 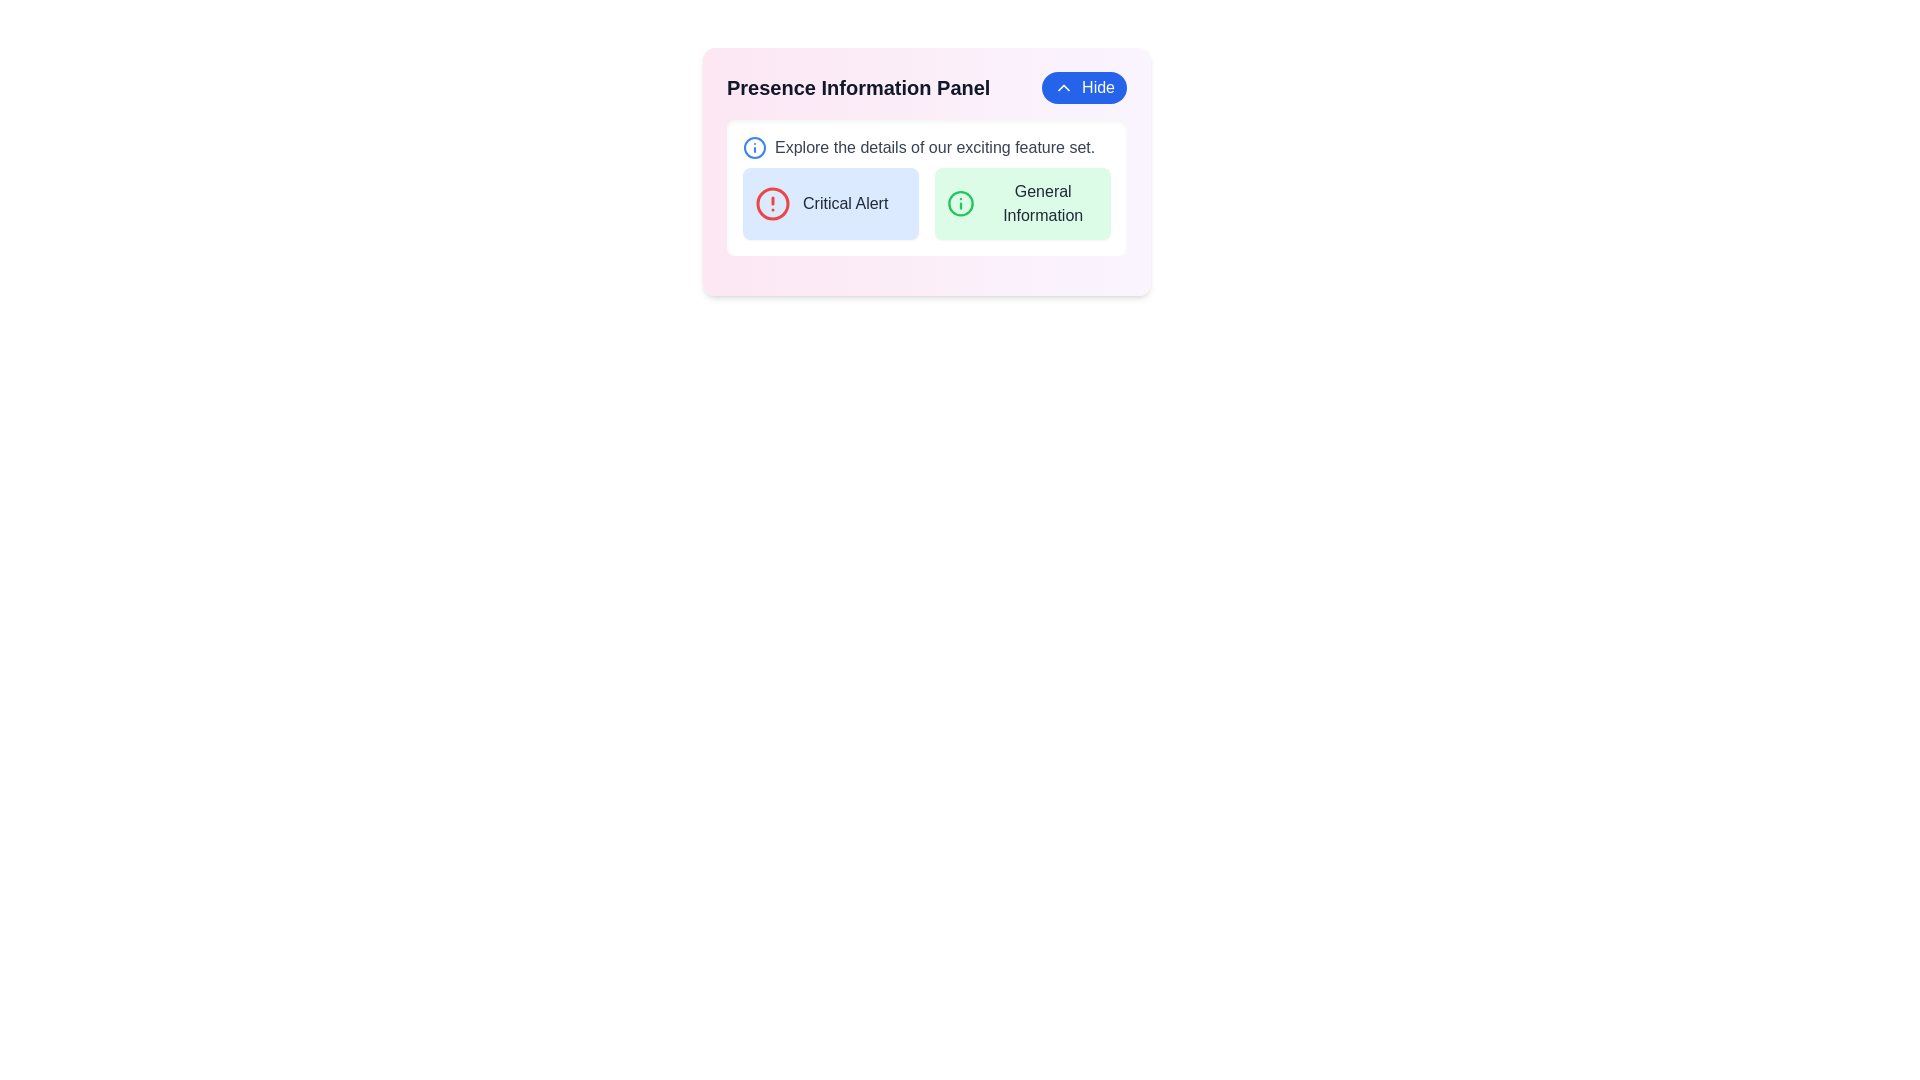 I want to click on the circular green information icon located in the 'General Information' section on the right-hand side of the panel, so click(x=961, y=204).